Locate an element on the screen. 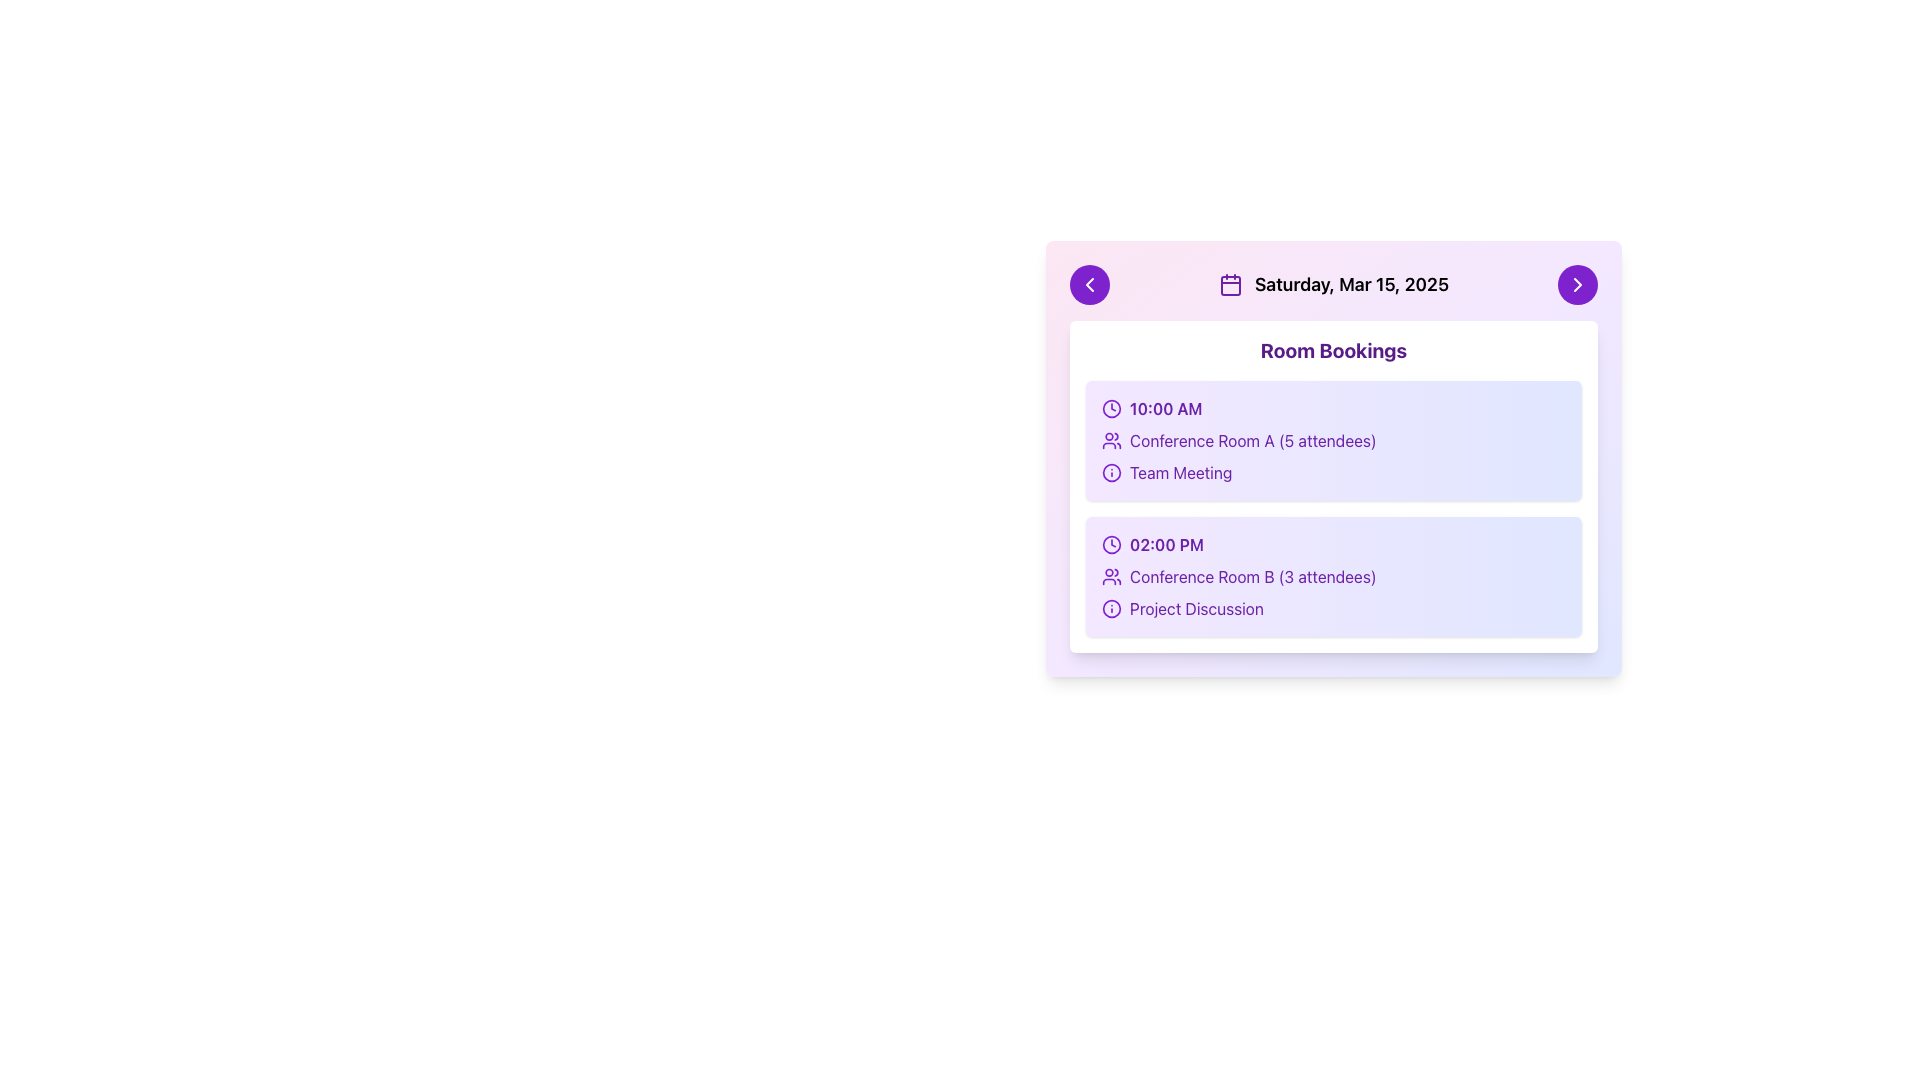 Image resolution: width=1920 pixels, height=1080 pixels. the right-facing chevron arrow icon with a purple background circle located in the top-right corner of the Room Bookings section is located at coordinates (1577, 285).